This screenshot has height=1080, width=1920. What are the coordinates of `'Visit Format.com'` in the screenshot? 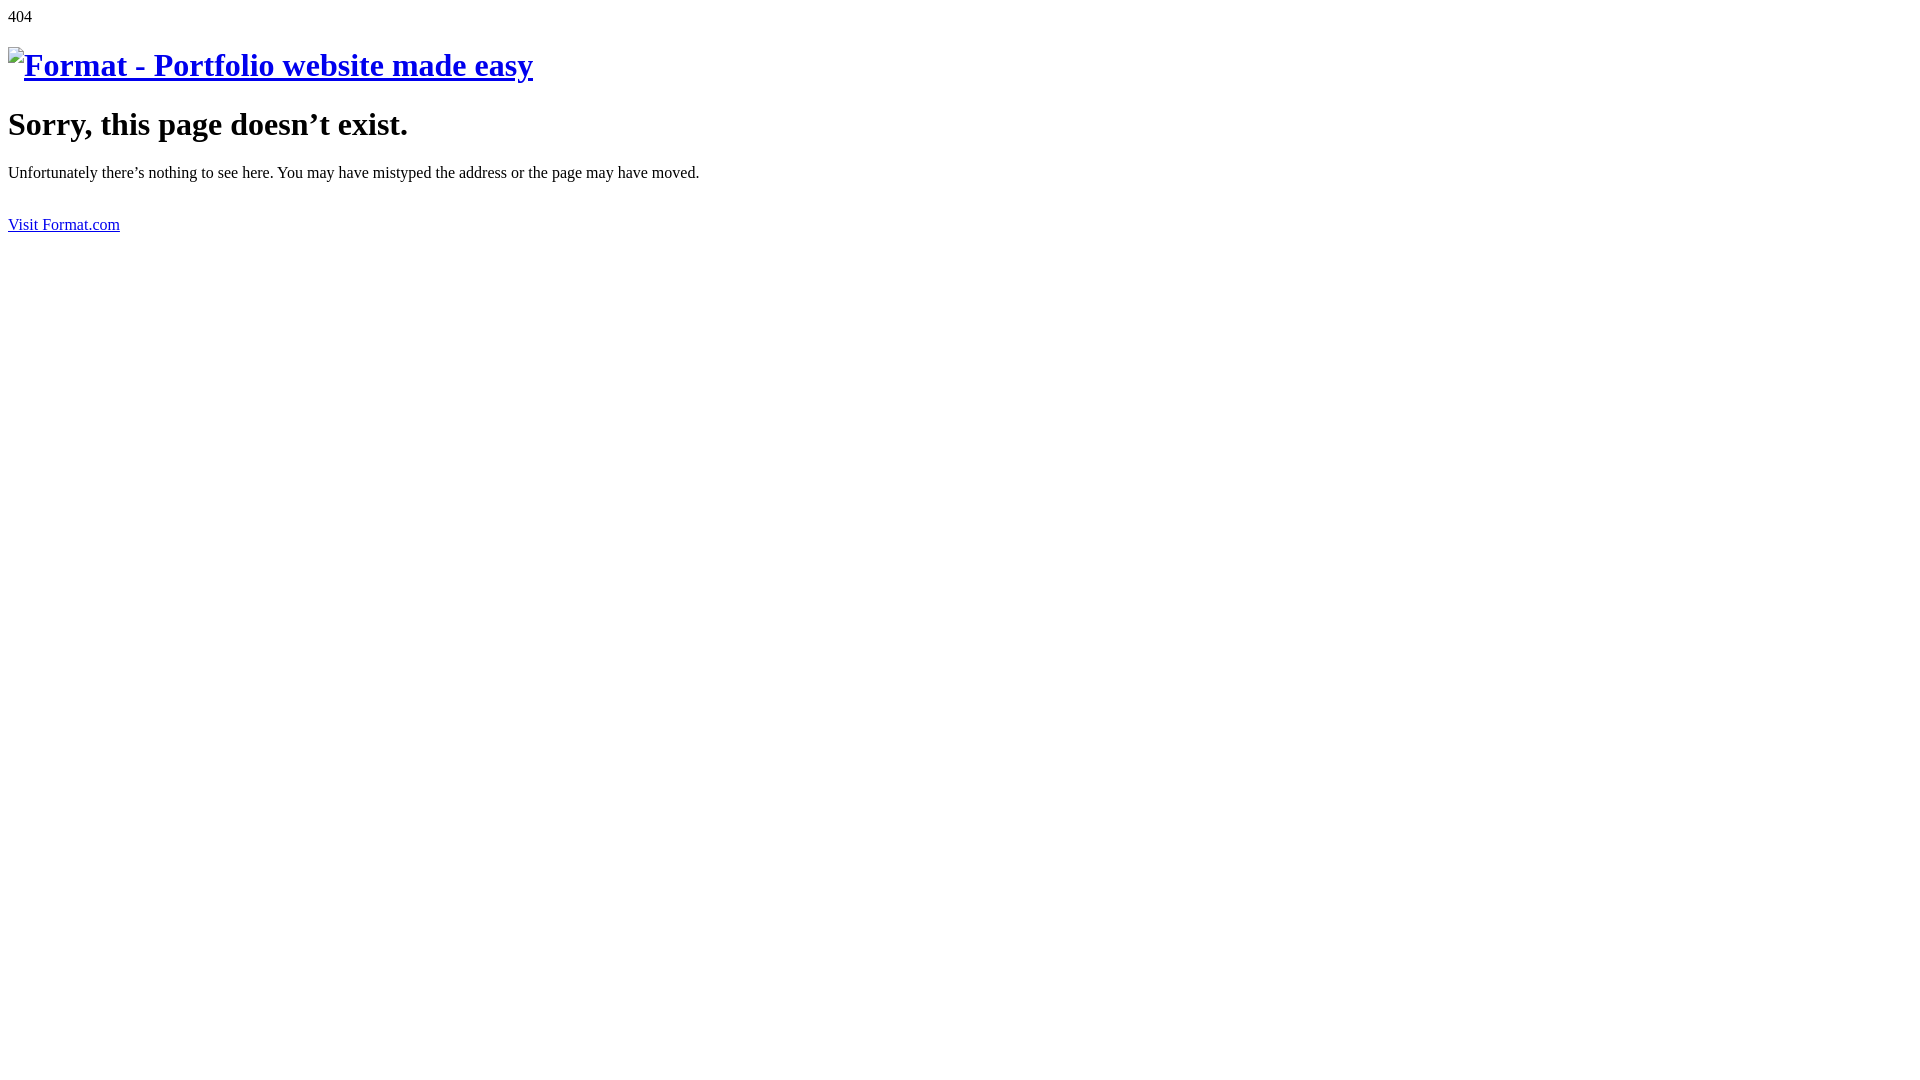 It's located at (63, 224).